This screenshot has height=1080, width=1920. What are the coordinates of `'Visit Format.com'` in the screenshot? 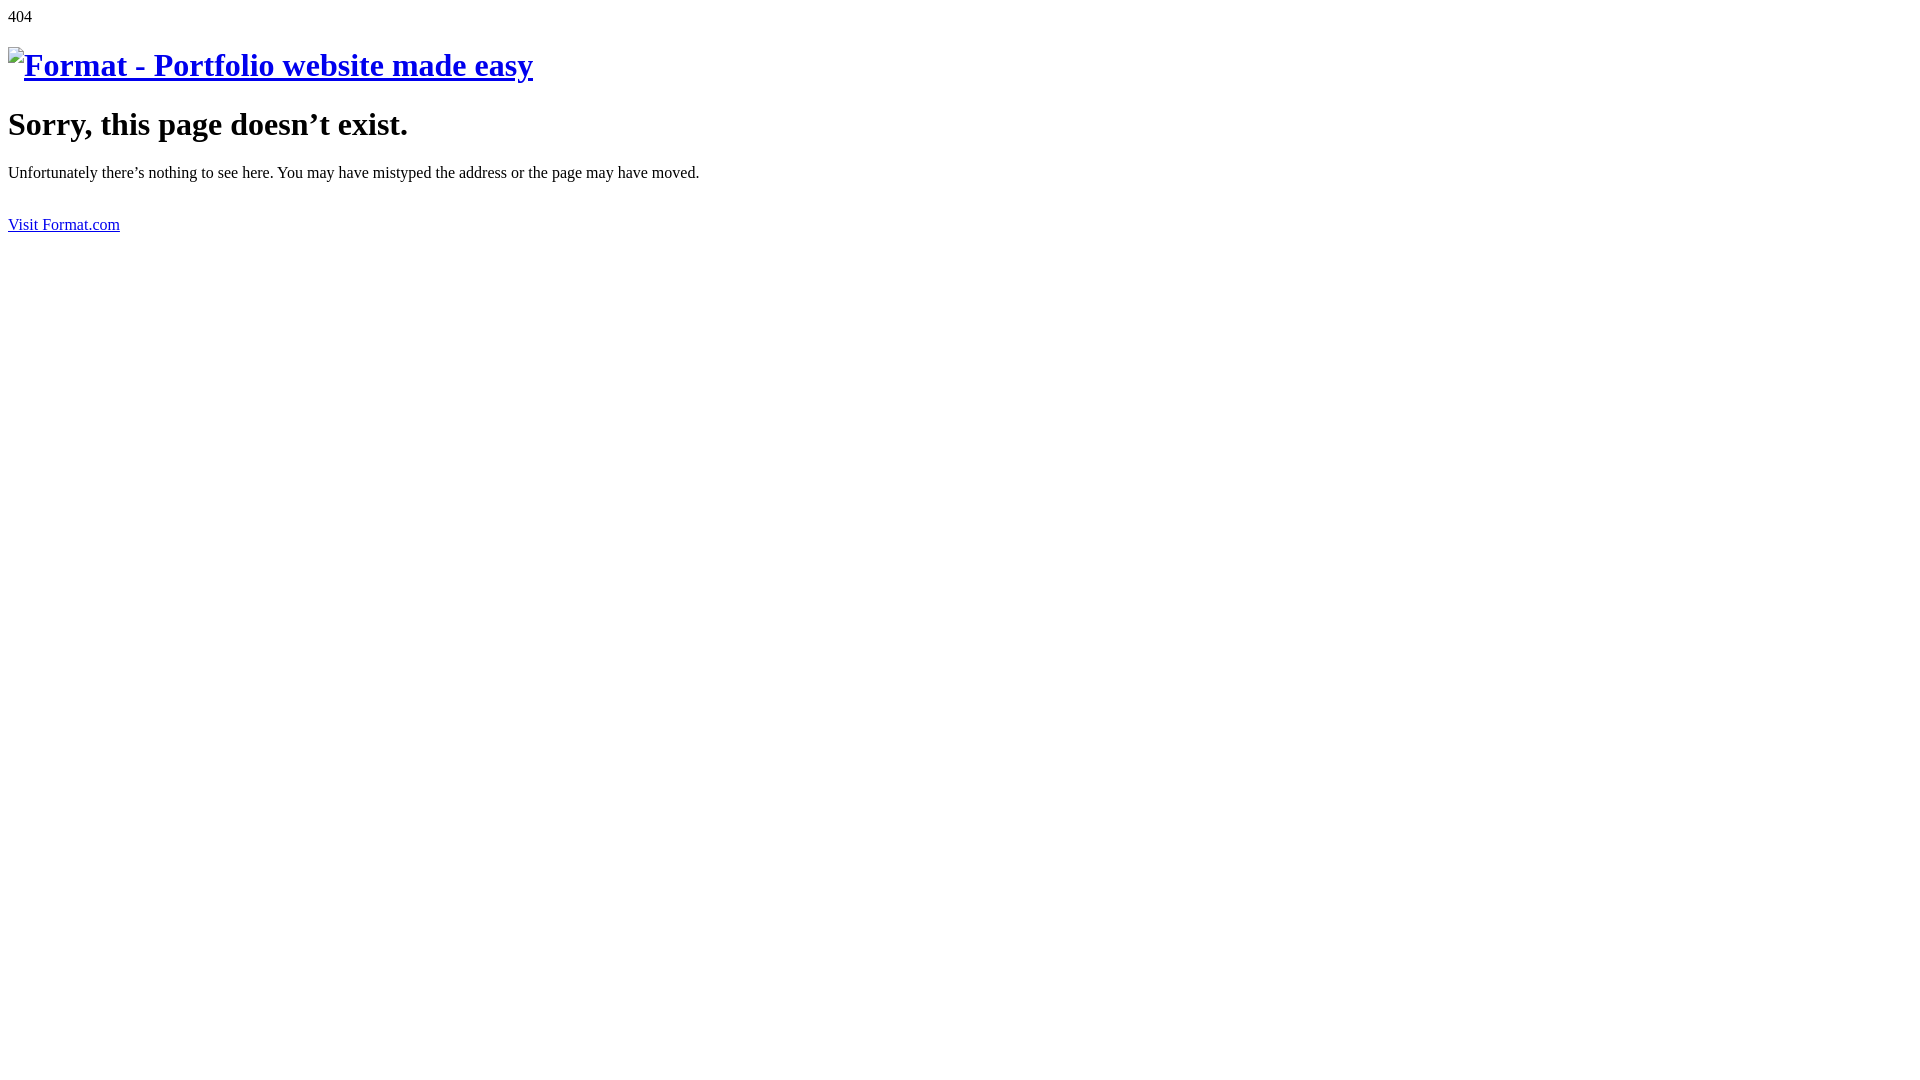 It's located at (63, 224).